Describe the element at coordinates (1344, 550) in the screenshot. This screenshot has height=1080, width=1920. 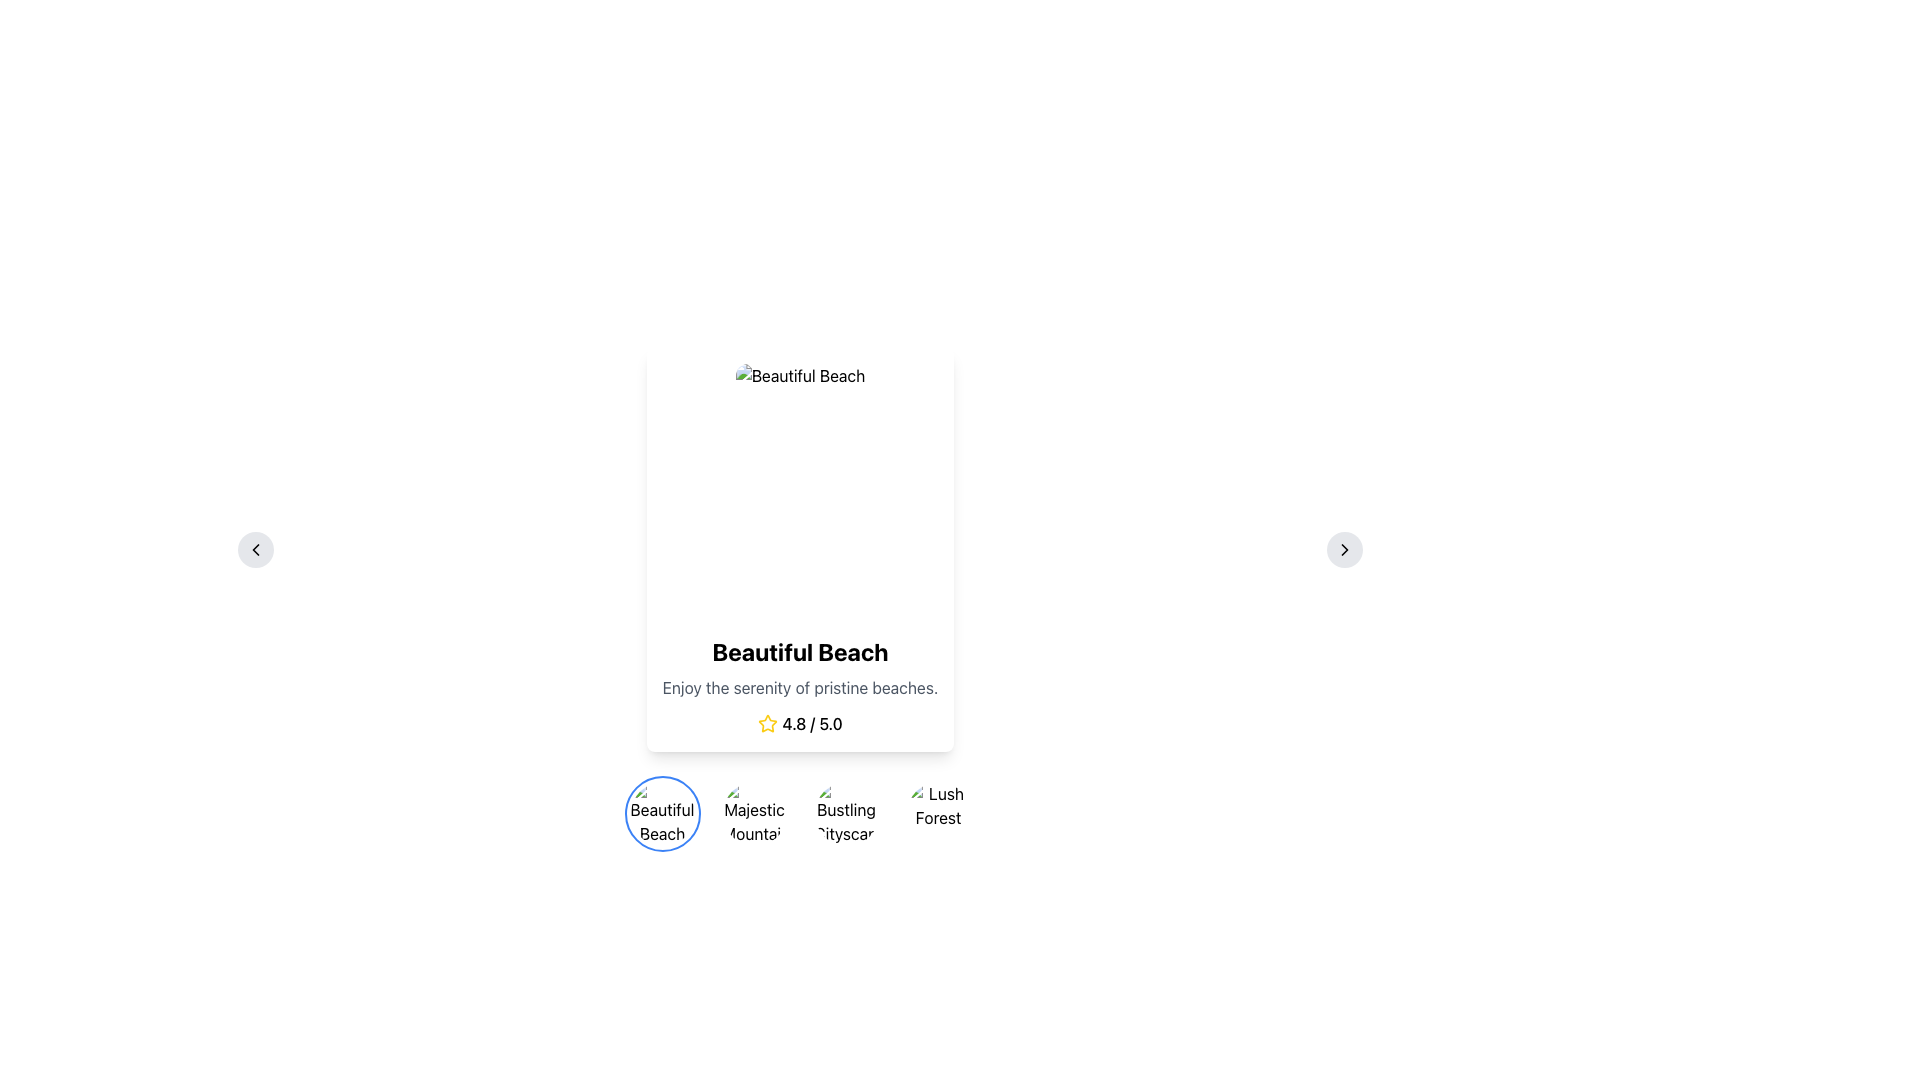
I see `the next button located at the top right corner of the card-like layout for navigation` at that location.